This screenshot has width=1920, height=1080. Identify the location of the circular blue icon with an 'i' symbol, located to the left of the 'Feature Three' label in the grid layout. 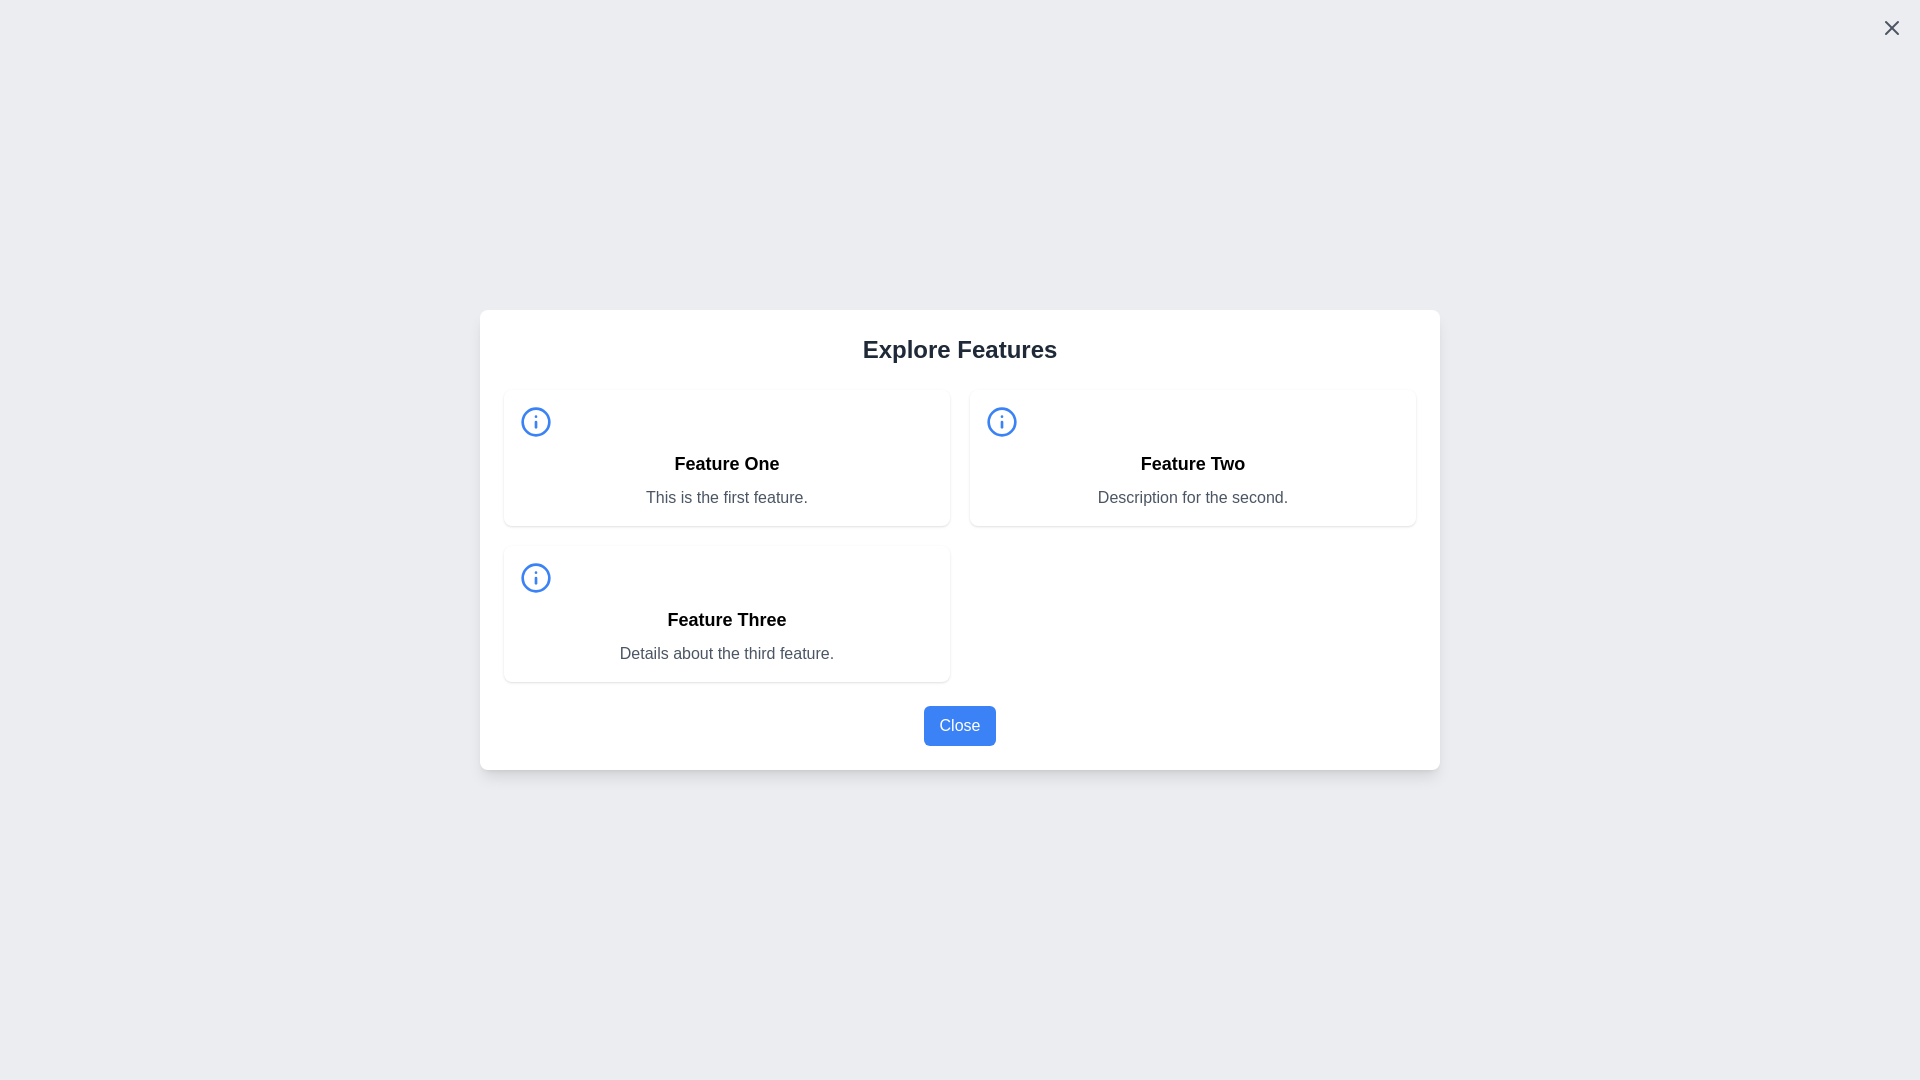
(536, 578).